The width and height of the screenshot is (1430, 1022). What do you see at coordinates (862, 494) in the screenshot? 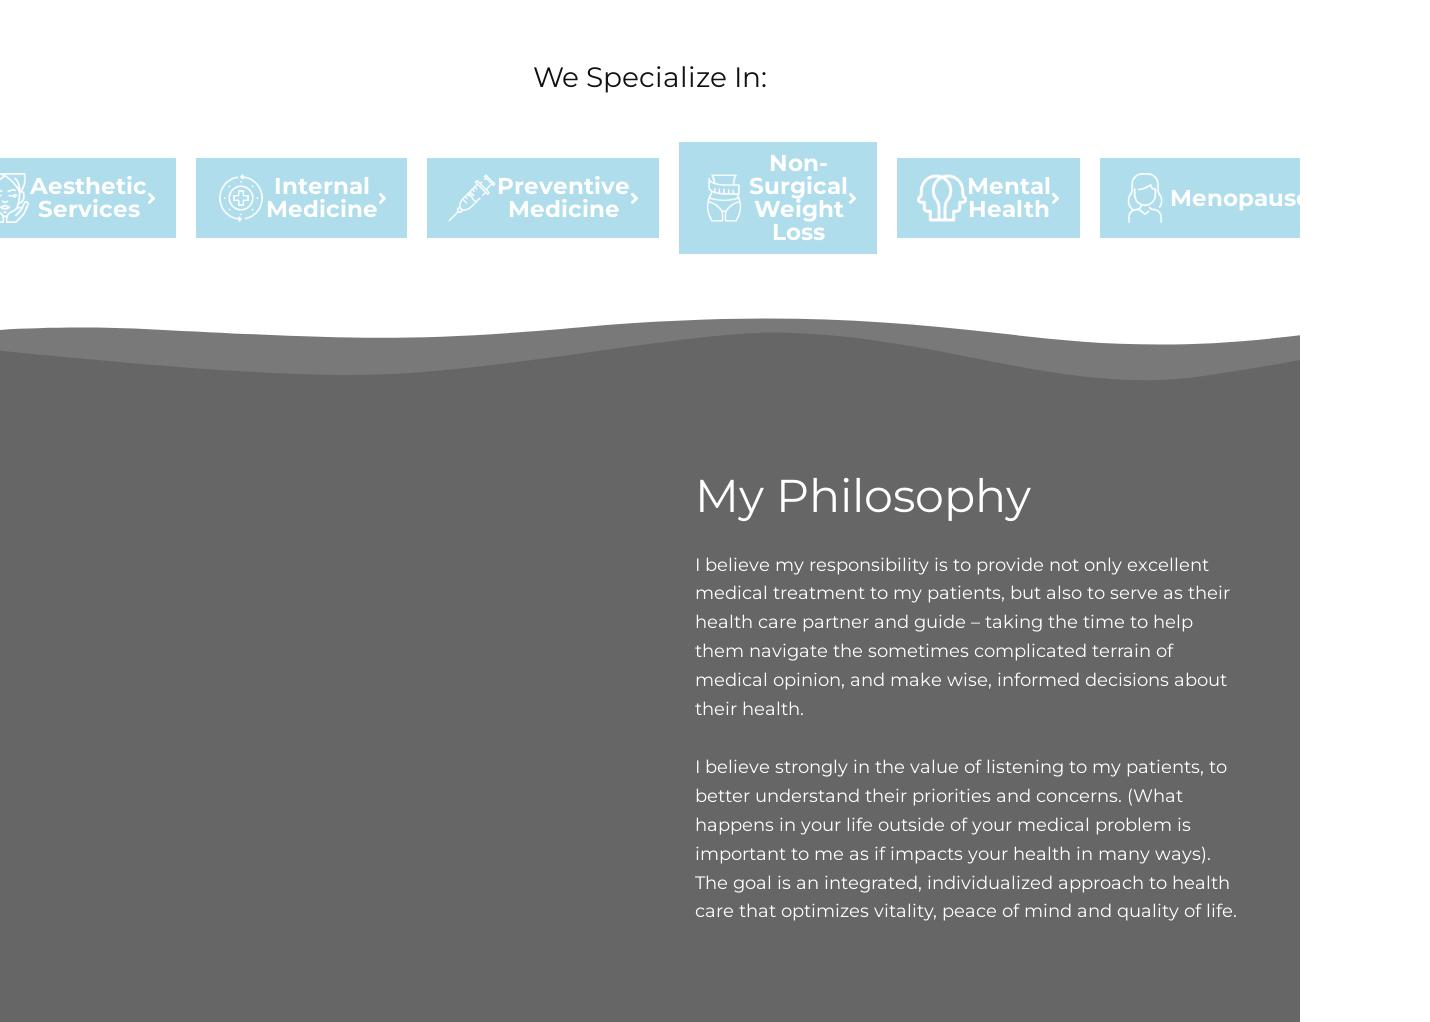
I see `'My Philosophy'` at bounding box center [862, 494].